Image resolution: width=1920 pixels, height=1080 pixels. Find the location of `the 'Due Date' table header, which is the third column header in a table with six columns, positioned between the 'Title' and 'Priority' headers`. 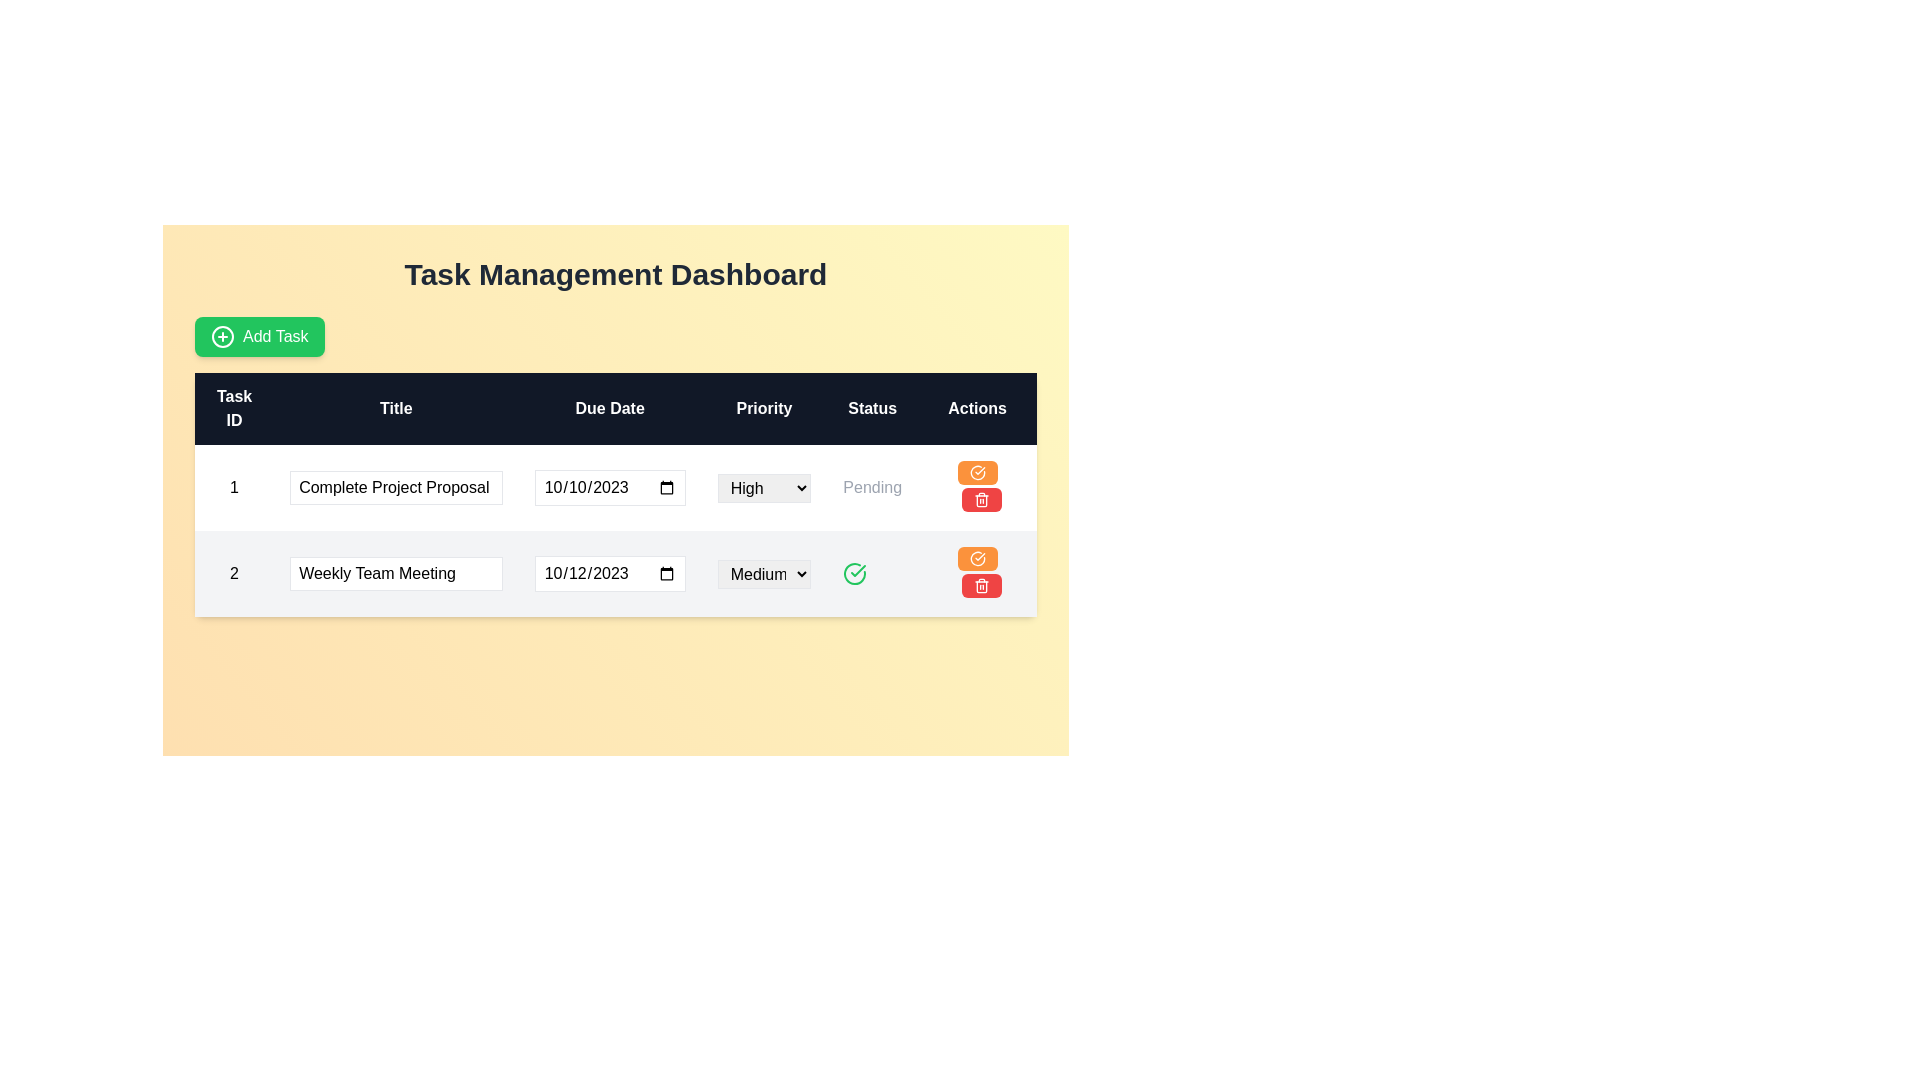

the 'Due Date' table header, which is the third column header in a table with six columns, positioned between the 'Title' and 'Priority' headers is located at coordinates (609, 407).